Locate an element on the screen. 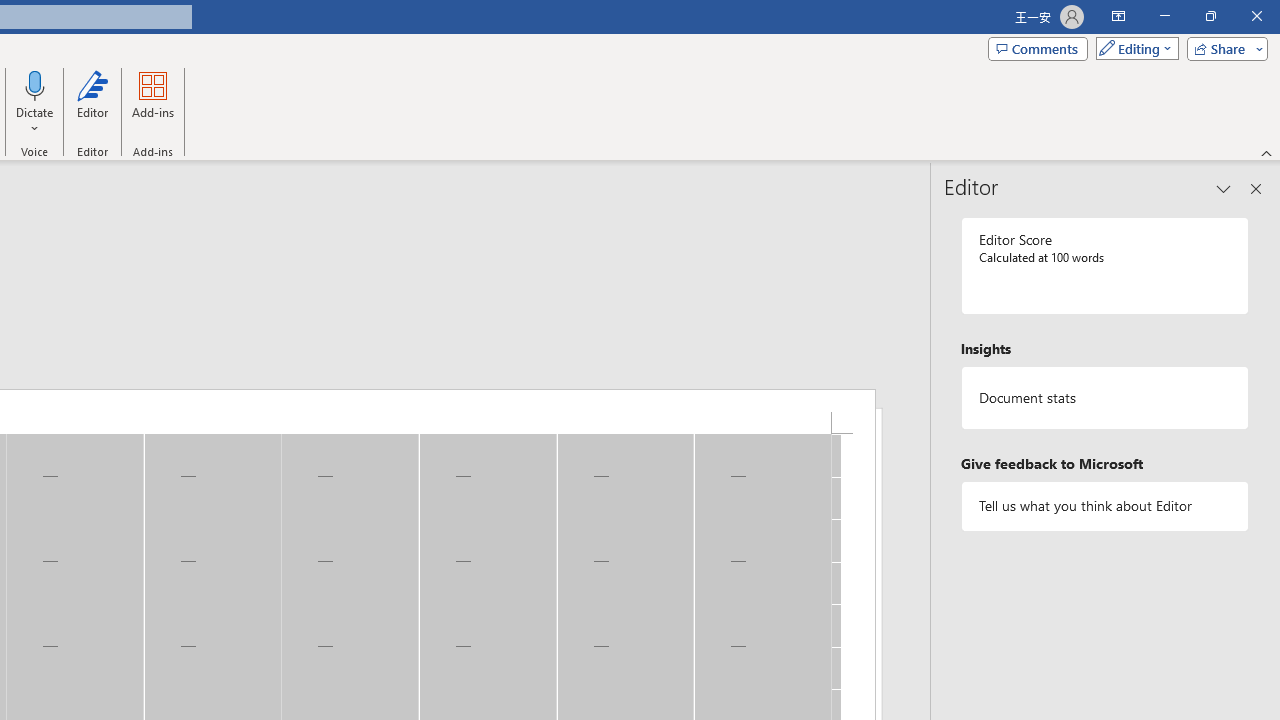 This screenshot has height=720, width=1280. 'Ribbon Display Options' is located at coordinates (1117, 16).